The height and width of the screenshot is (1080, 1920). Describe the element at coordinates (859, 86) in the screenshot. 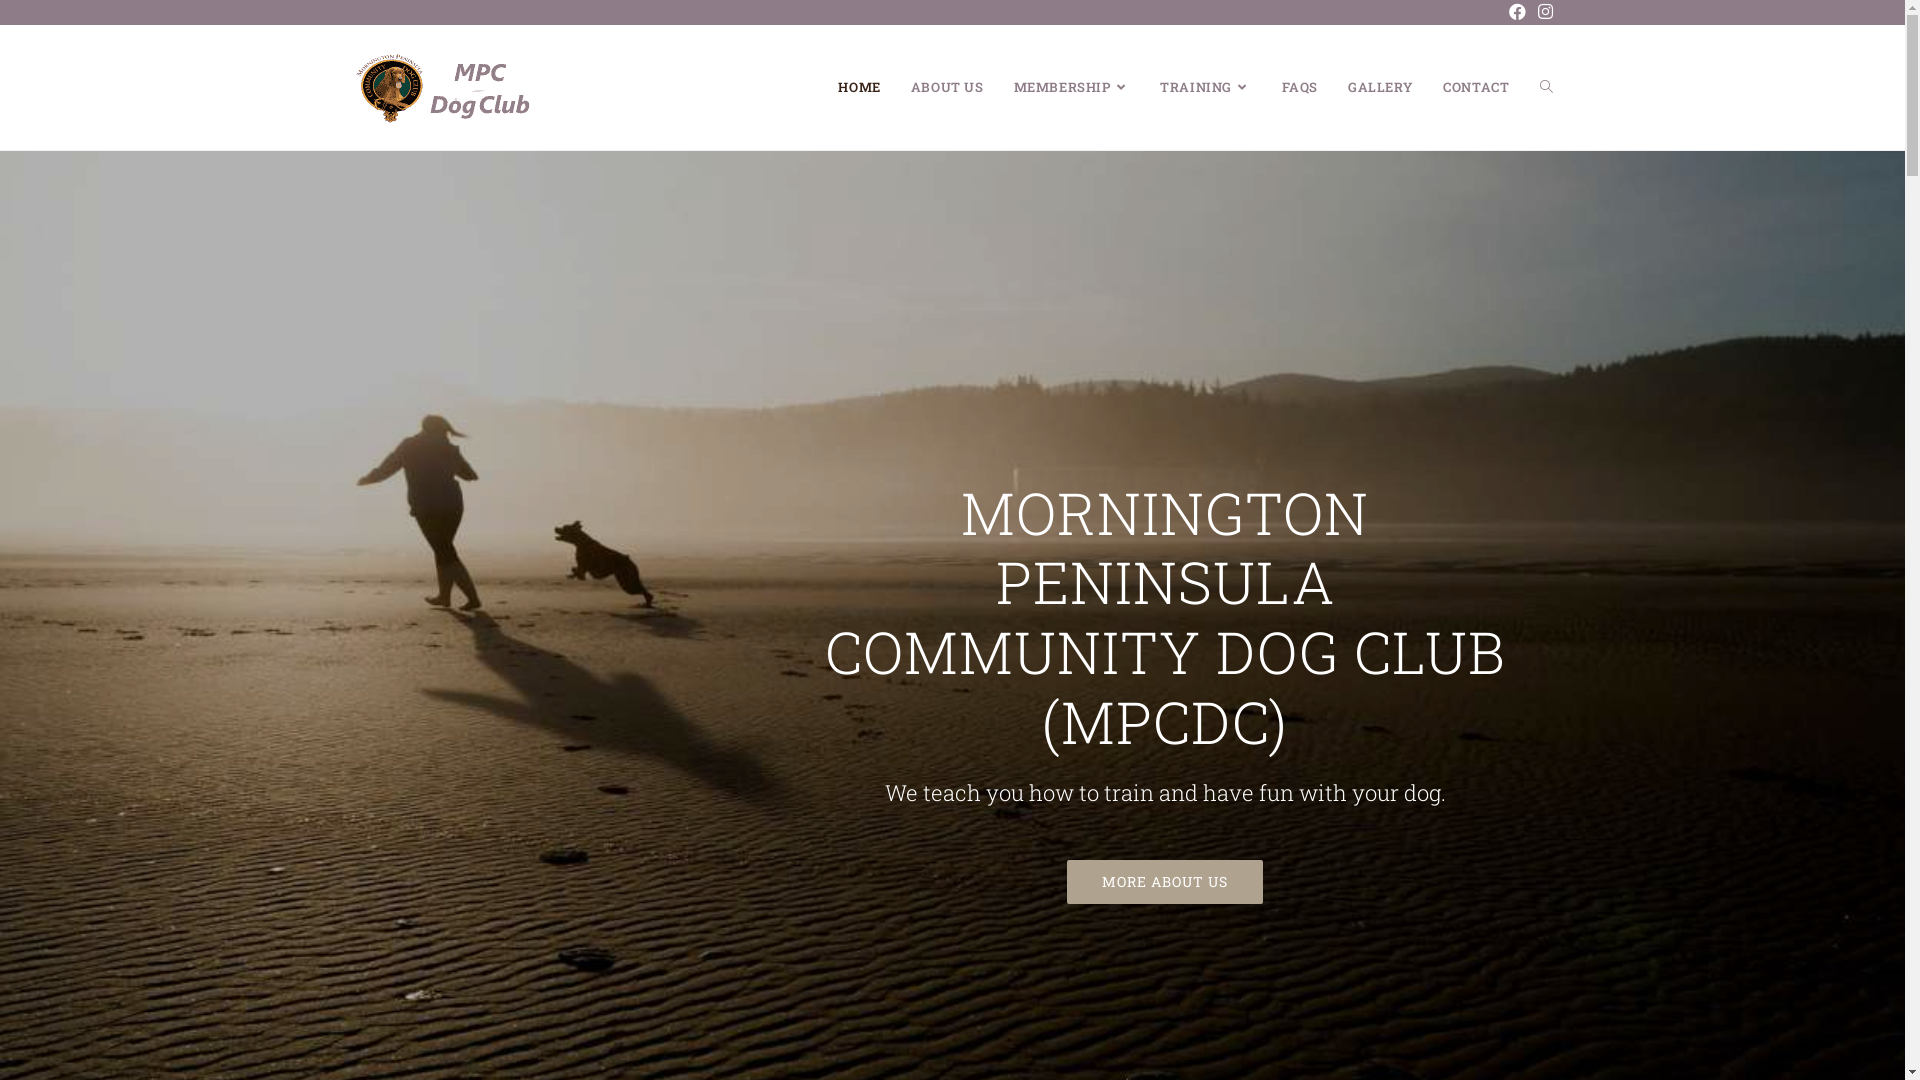

I see `'HOME'` at that location.